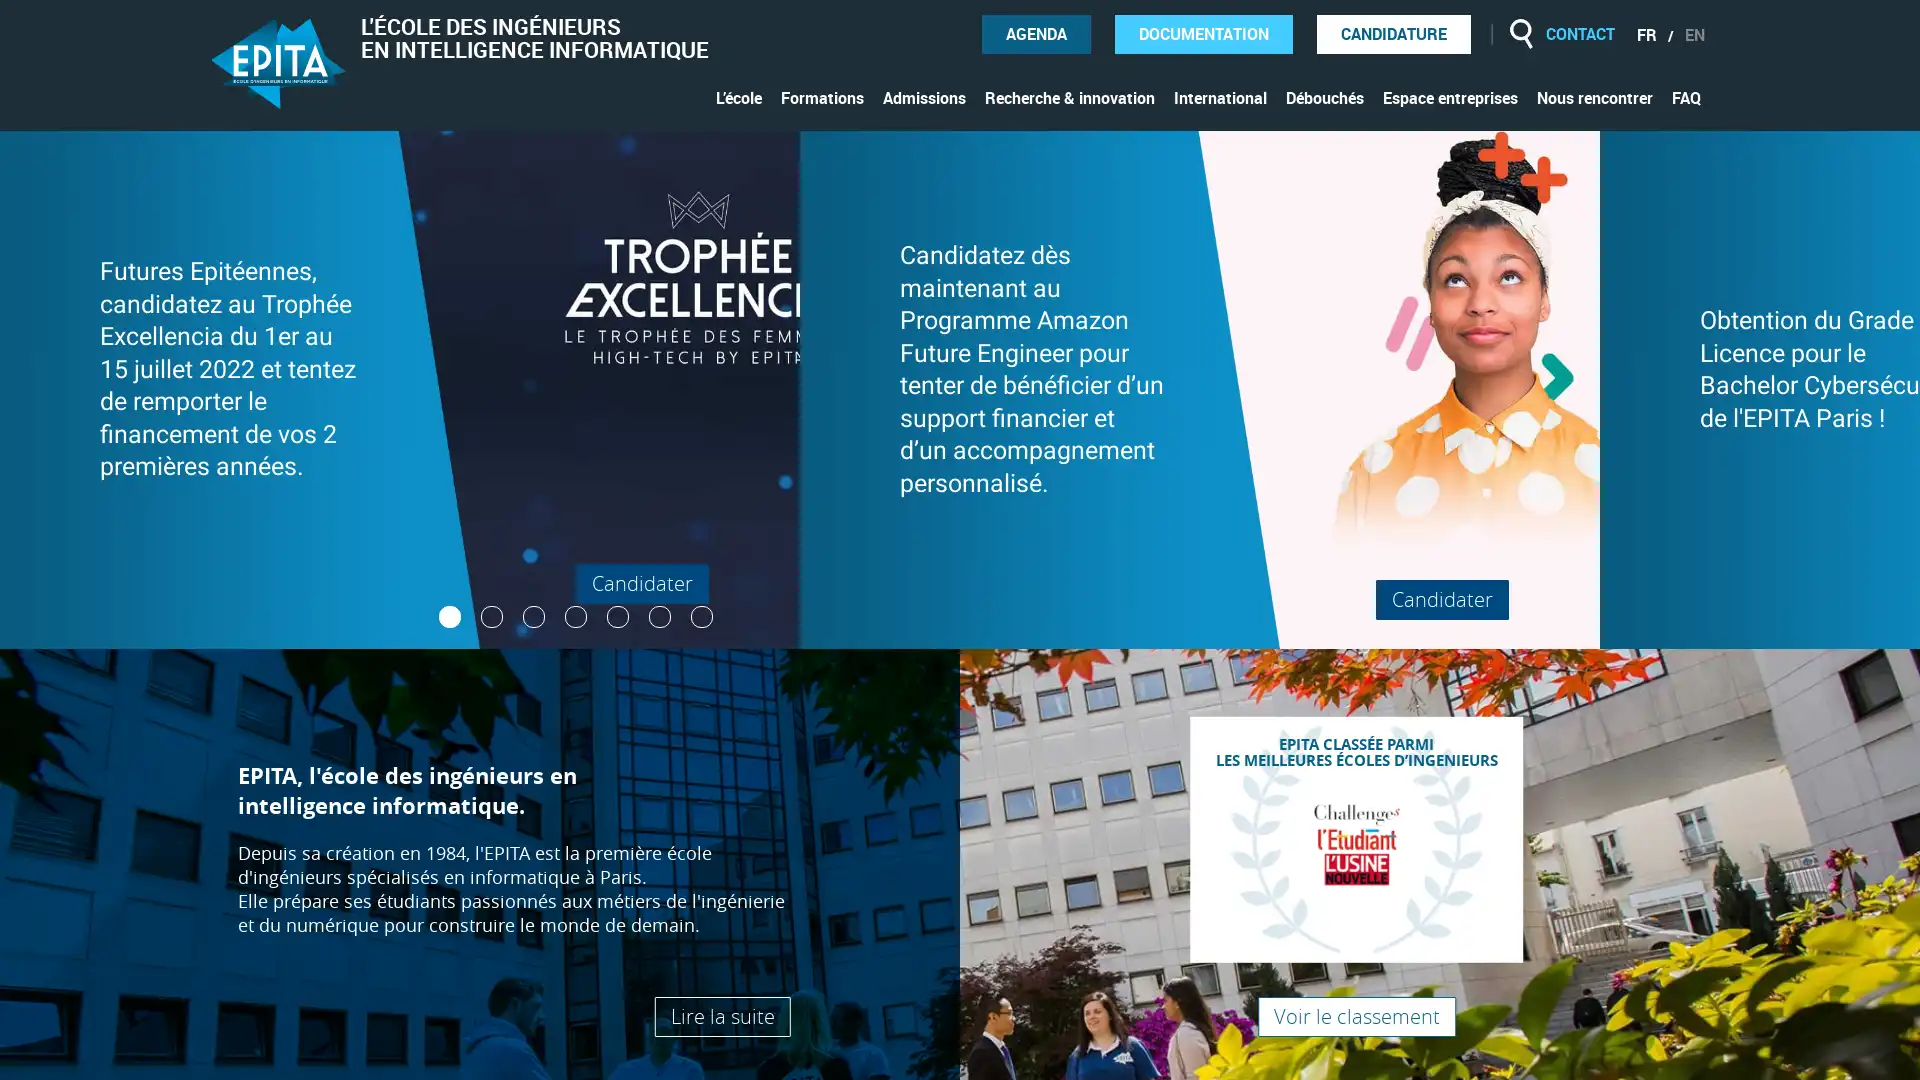  I want to click on Rechercher, so click(1520, 33).